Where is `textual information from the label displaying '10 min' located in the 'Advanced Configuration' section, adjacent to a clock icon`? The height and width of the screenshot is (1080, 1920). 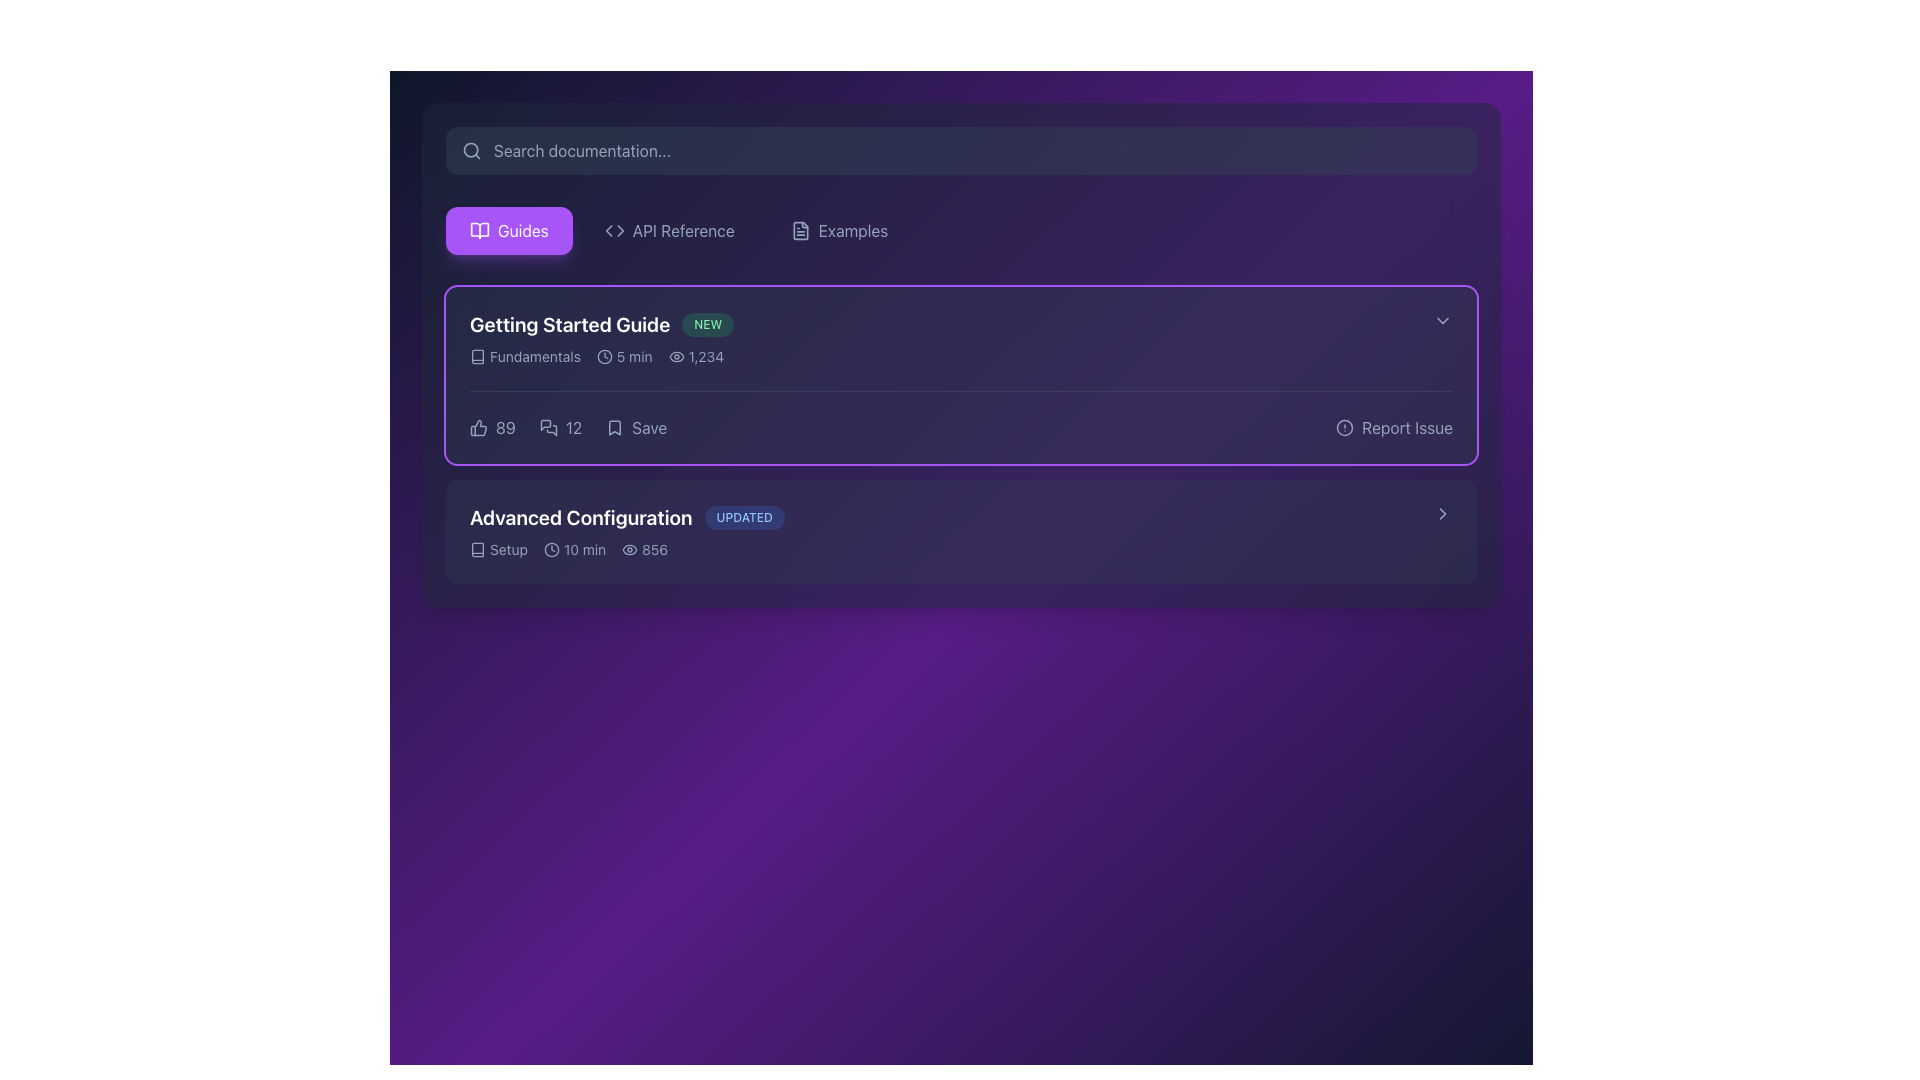
textual information from the label displaying '10 min' located in the 'Advanced Configuration' section, adjacent to a clock icon is located at coordinates (584, 550).